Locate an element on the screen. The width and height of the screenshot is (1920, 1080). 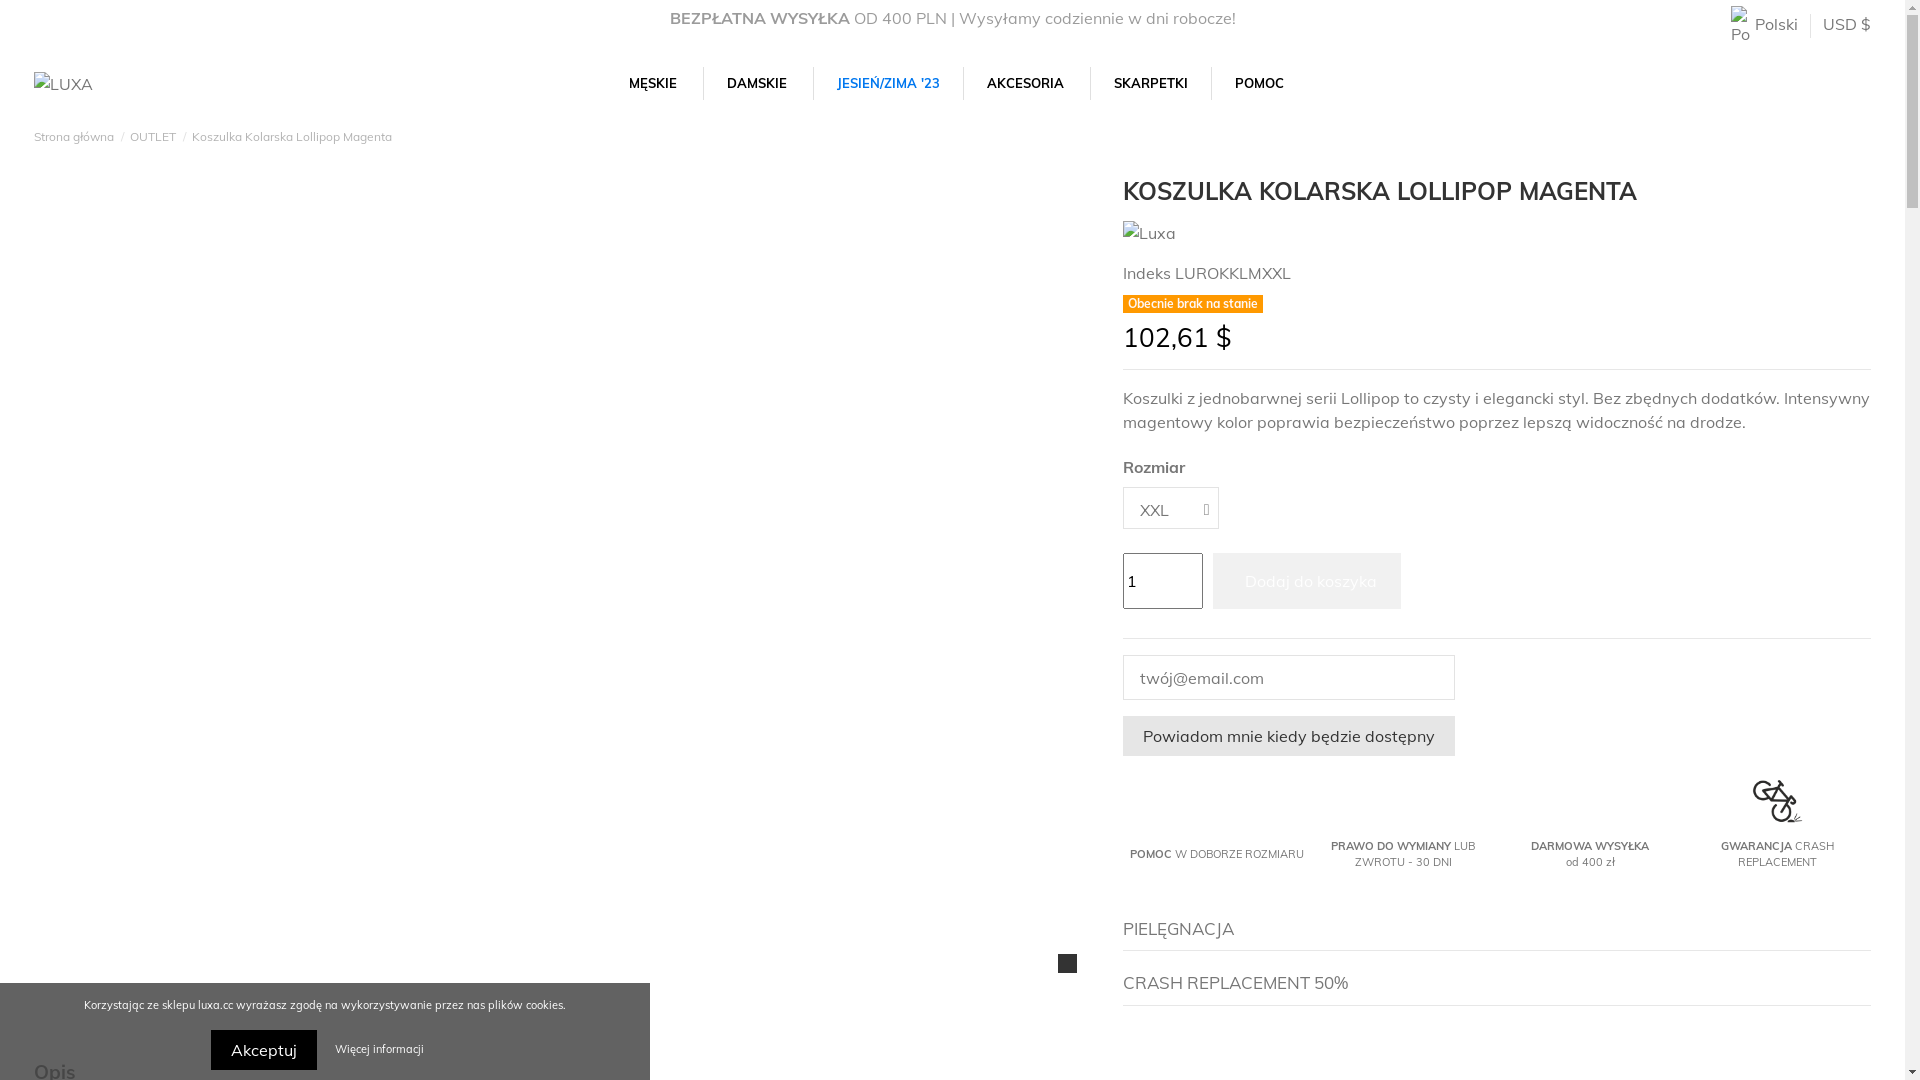
'Dodaj do koszyka' is located at coordinates (1212, 581).